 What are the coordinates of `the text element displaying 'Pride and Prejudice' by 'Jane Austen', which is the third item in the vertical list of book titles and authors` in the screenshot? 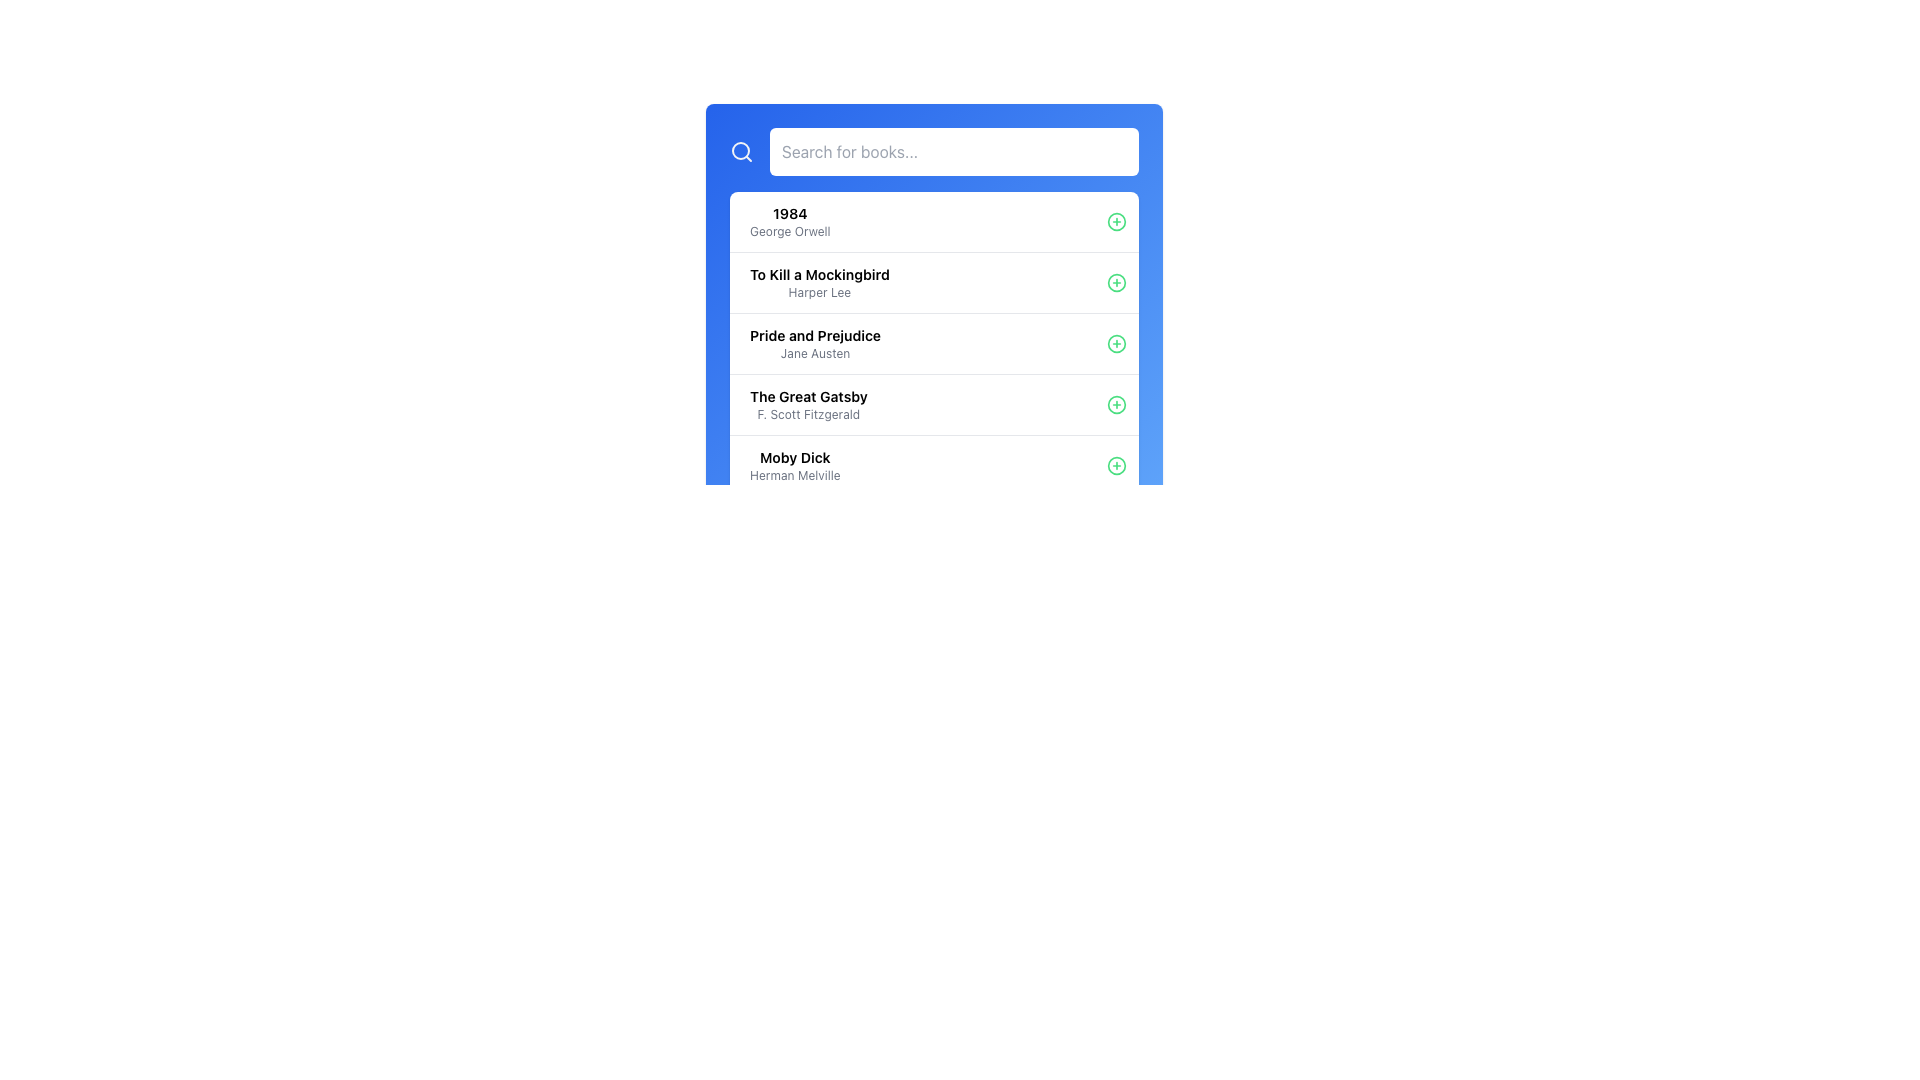 It's located at (815, 342).